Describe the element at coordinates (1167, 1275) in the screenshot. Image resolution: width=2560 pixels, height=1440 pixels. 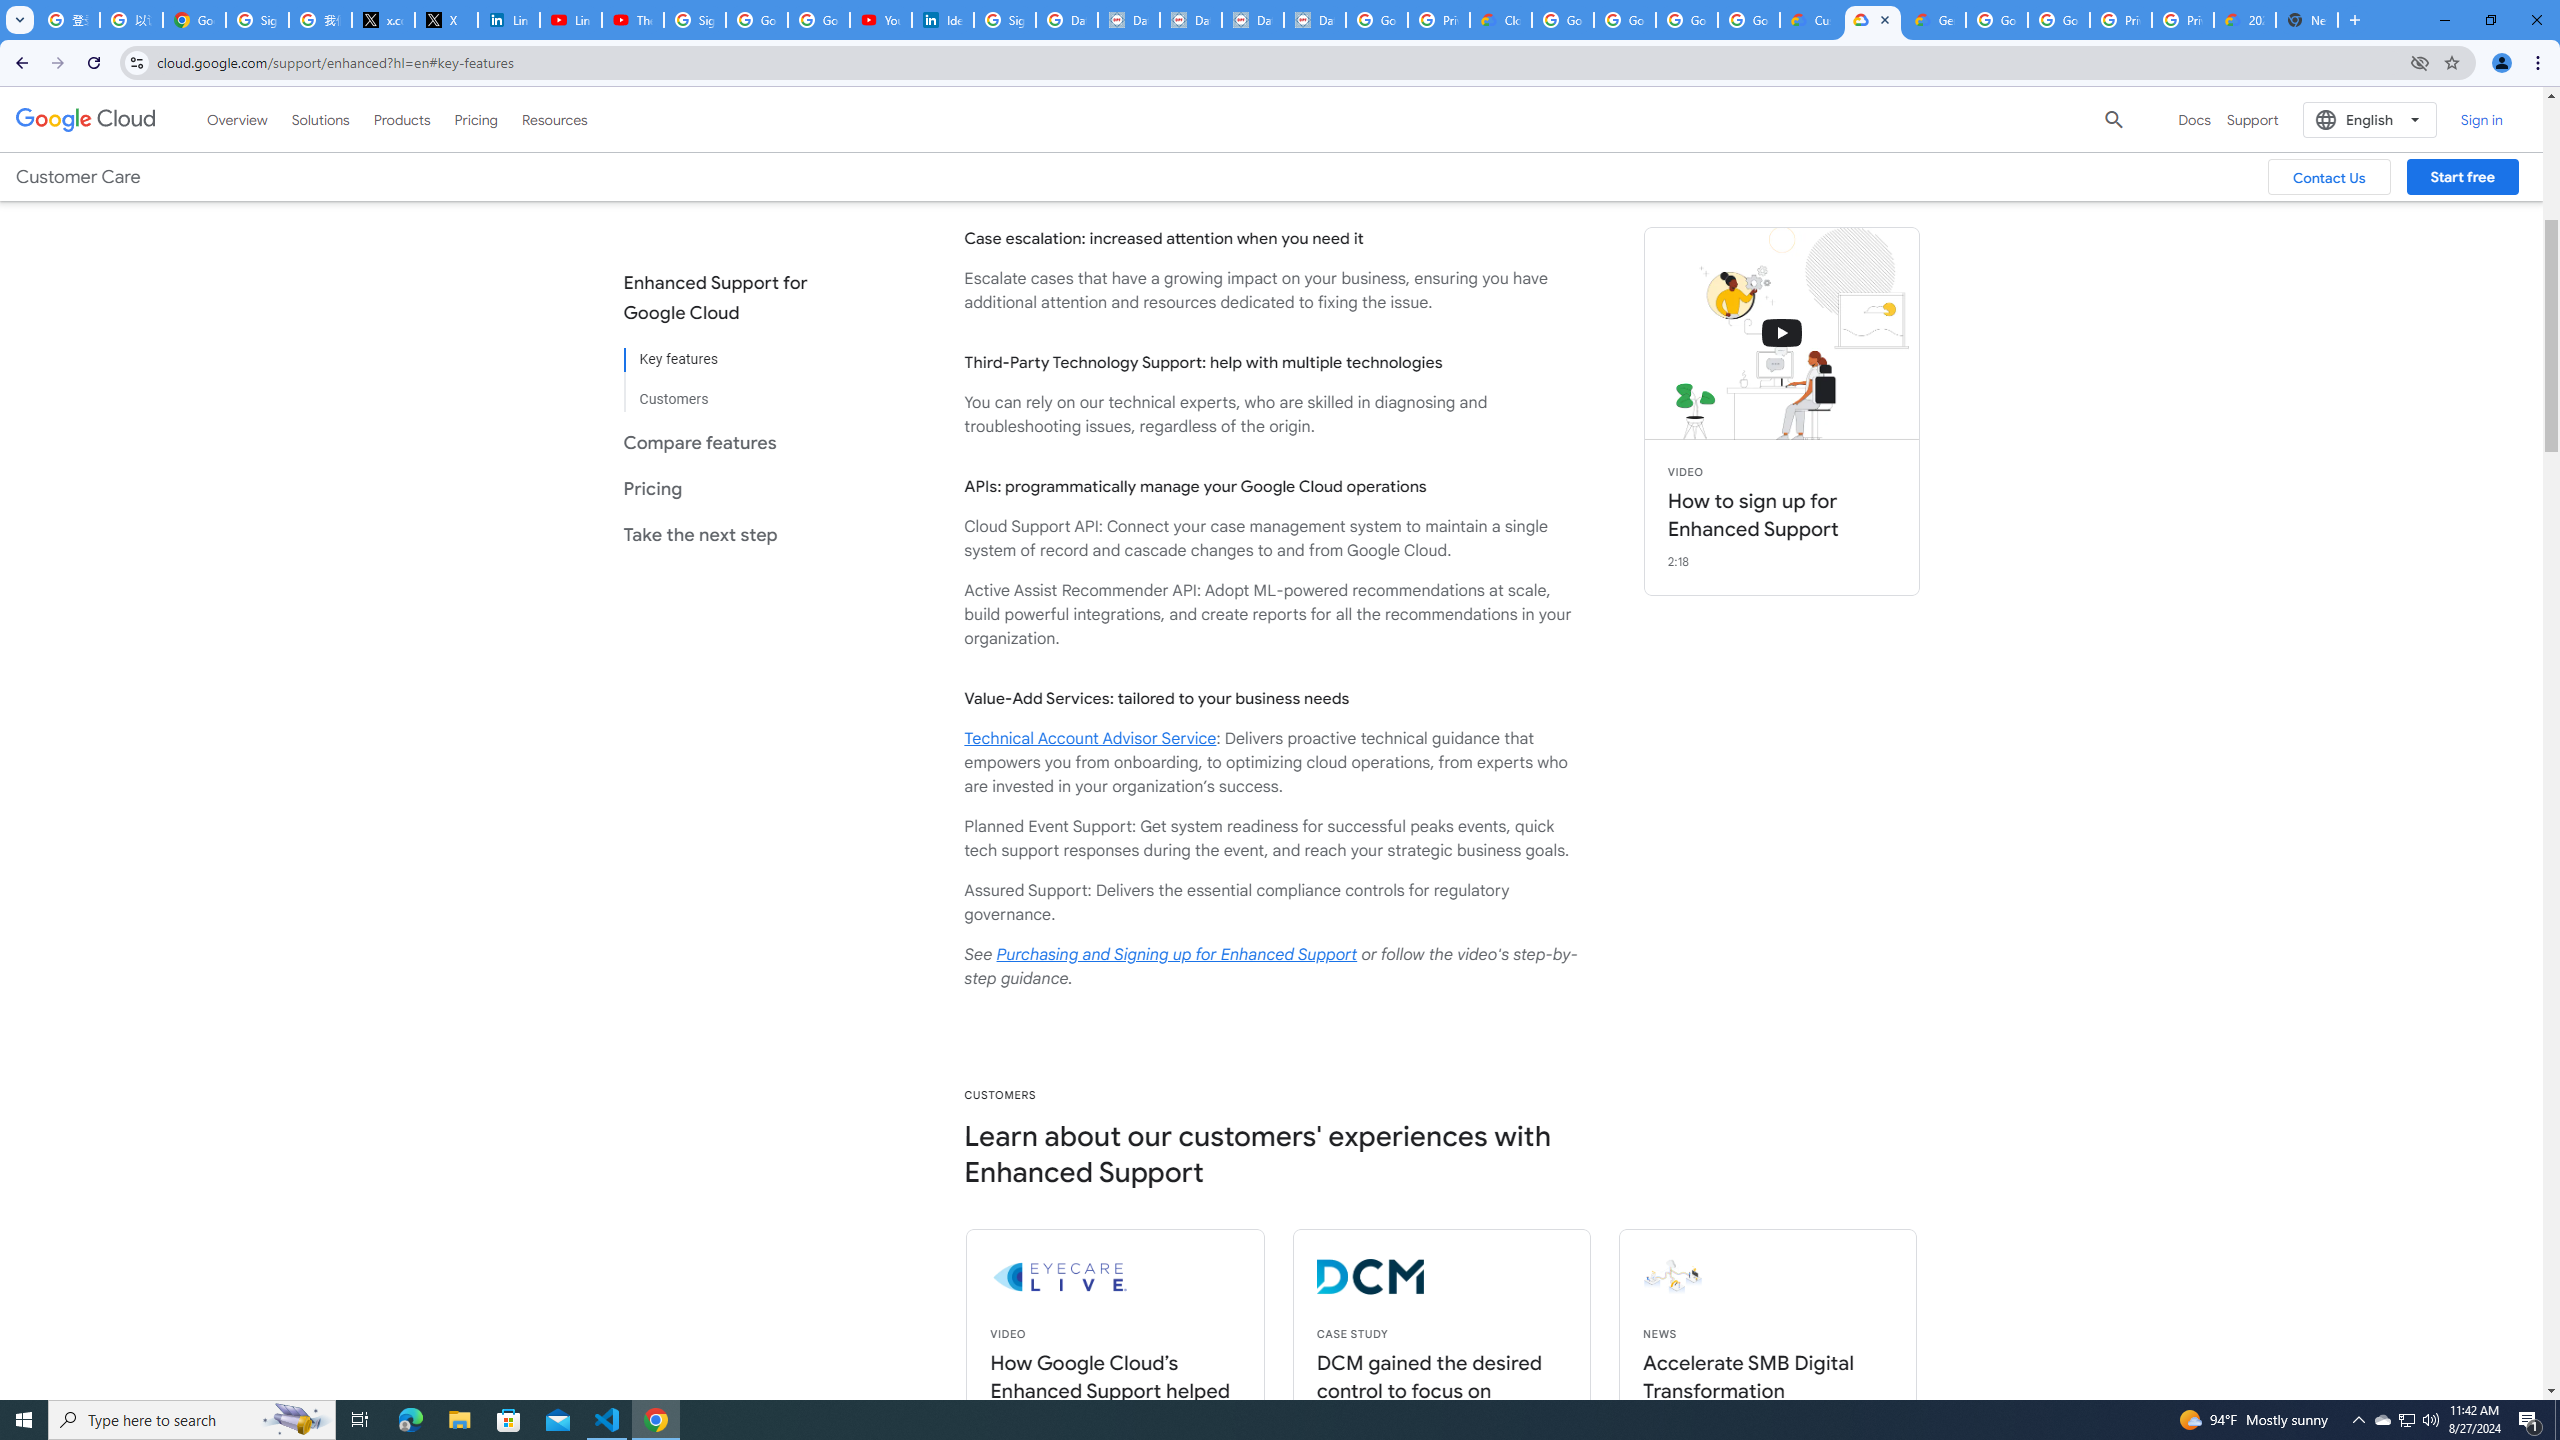
I see `'eyecarelive logo'` at that location.